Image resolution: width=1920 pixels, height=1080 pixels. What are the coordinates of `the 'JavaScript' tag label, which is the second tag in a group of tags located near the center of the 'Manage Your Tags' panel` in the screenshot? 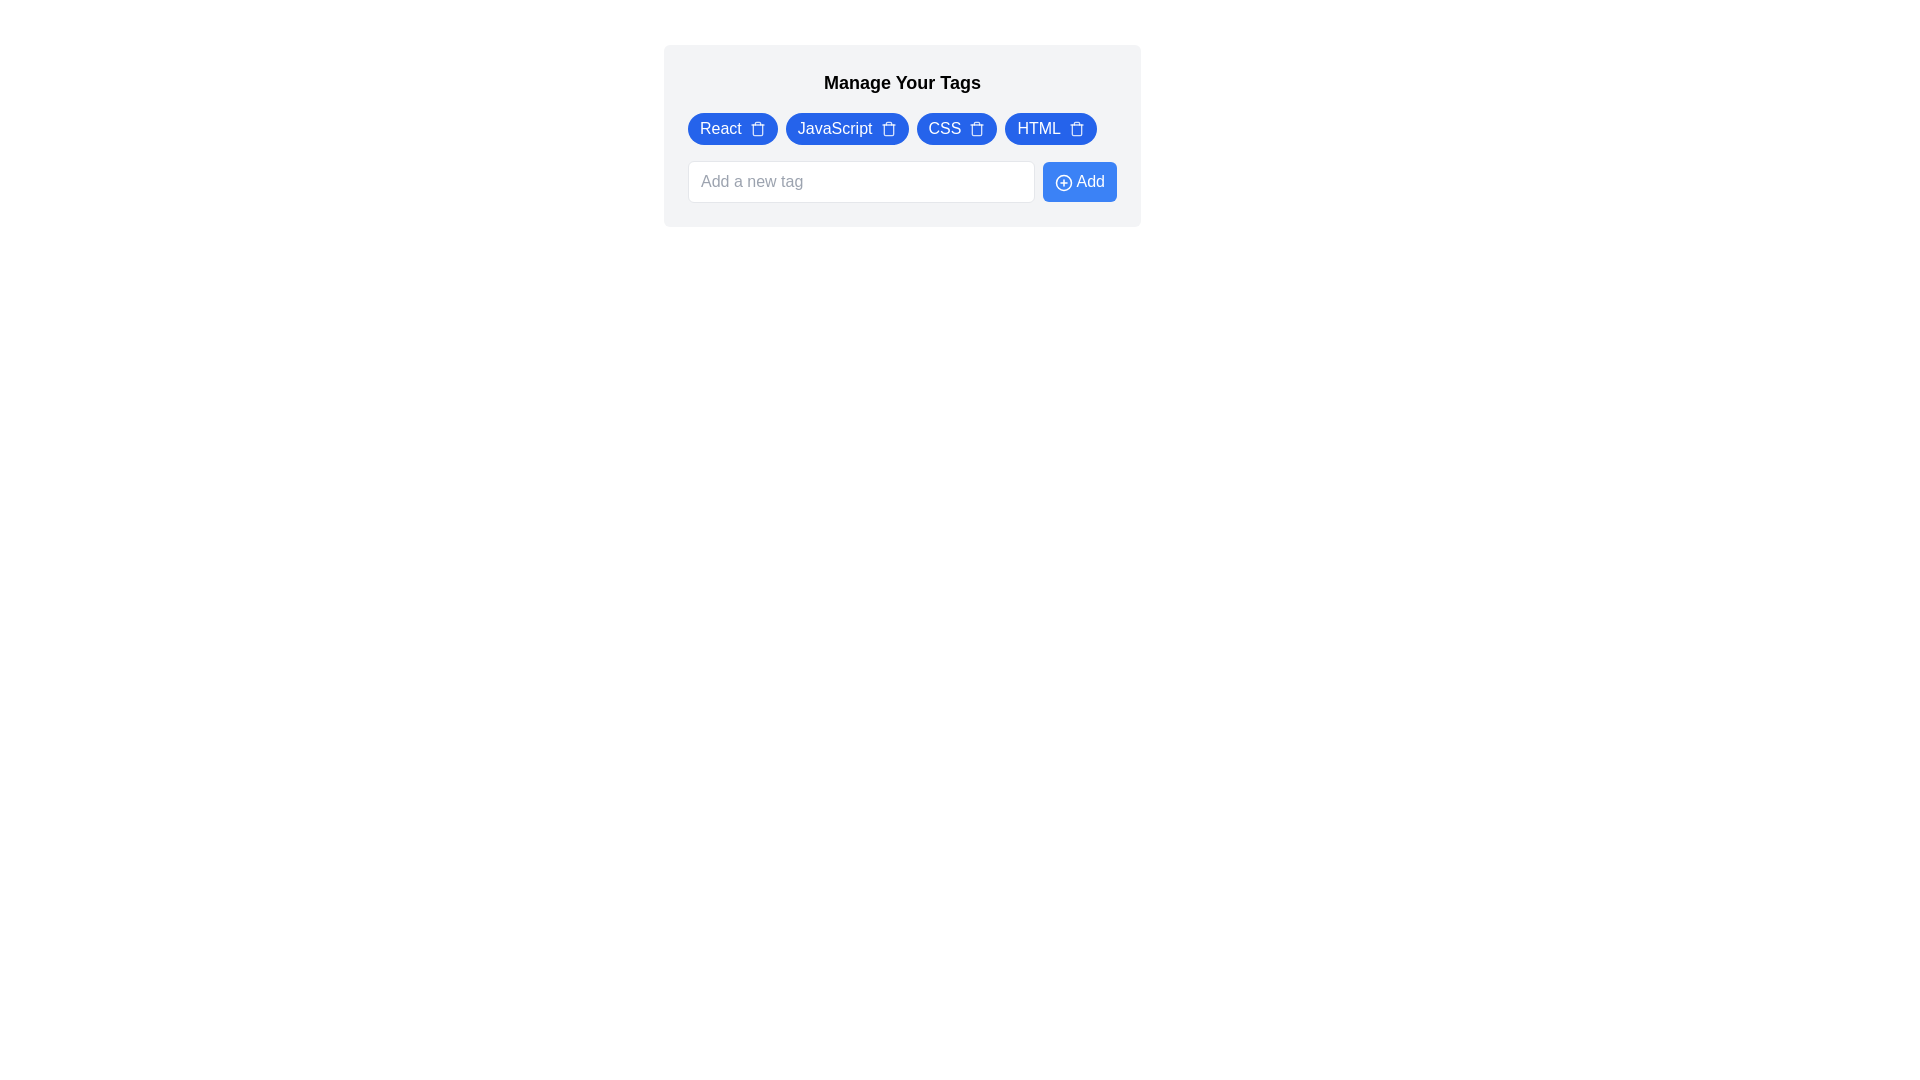 It's located at (835, 128).